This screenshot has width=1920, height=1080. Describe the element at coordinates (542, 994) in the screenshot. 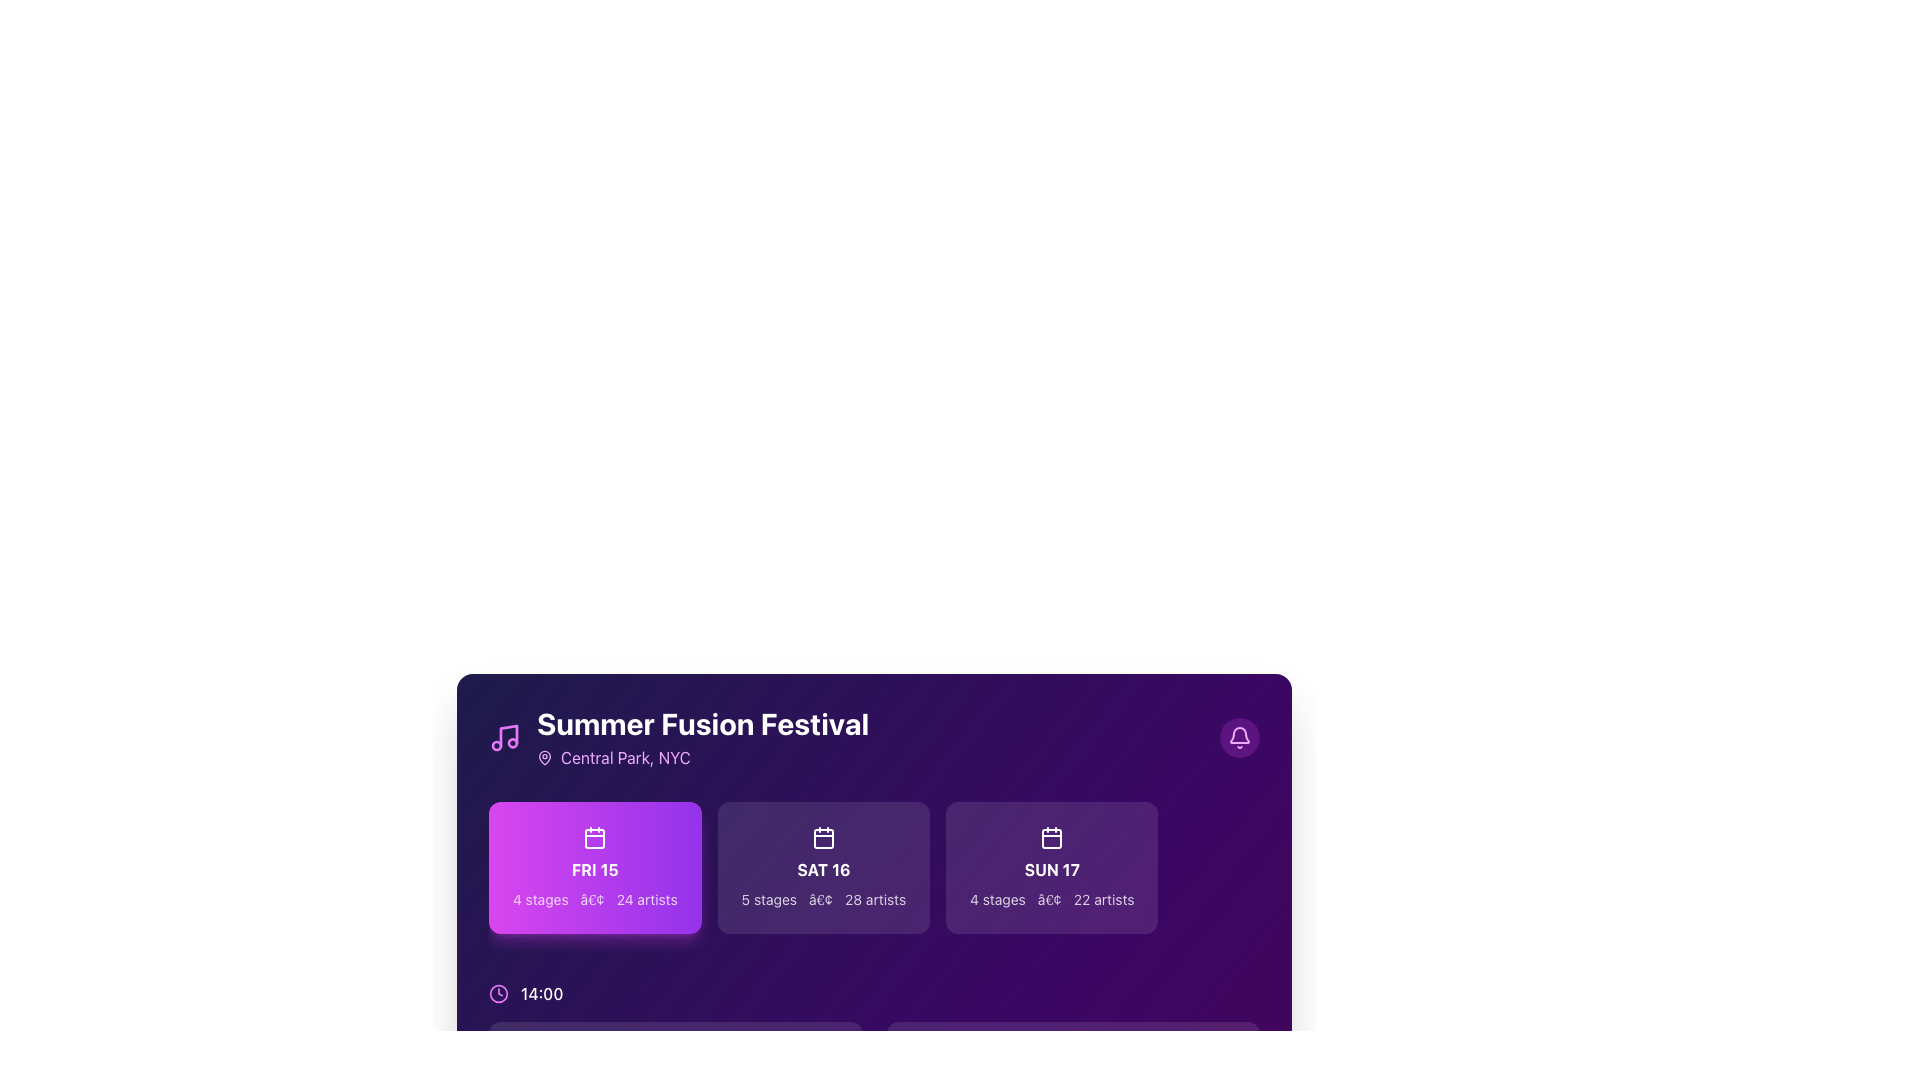

I see `the Text label displaying the time value located in the lower left region of the interface, which is positioned to the right of a clock icon` at that location.